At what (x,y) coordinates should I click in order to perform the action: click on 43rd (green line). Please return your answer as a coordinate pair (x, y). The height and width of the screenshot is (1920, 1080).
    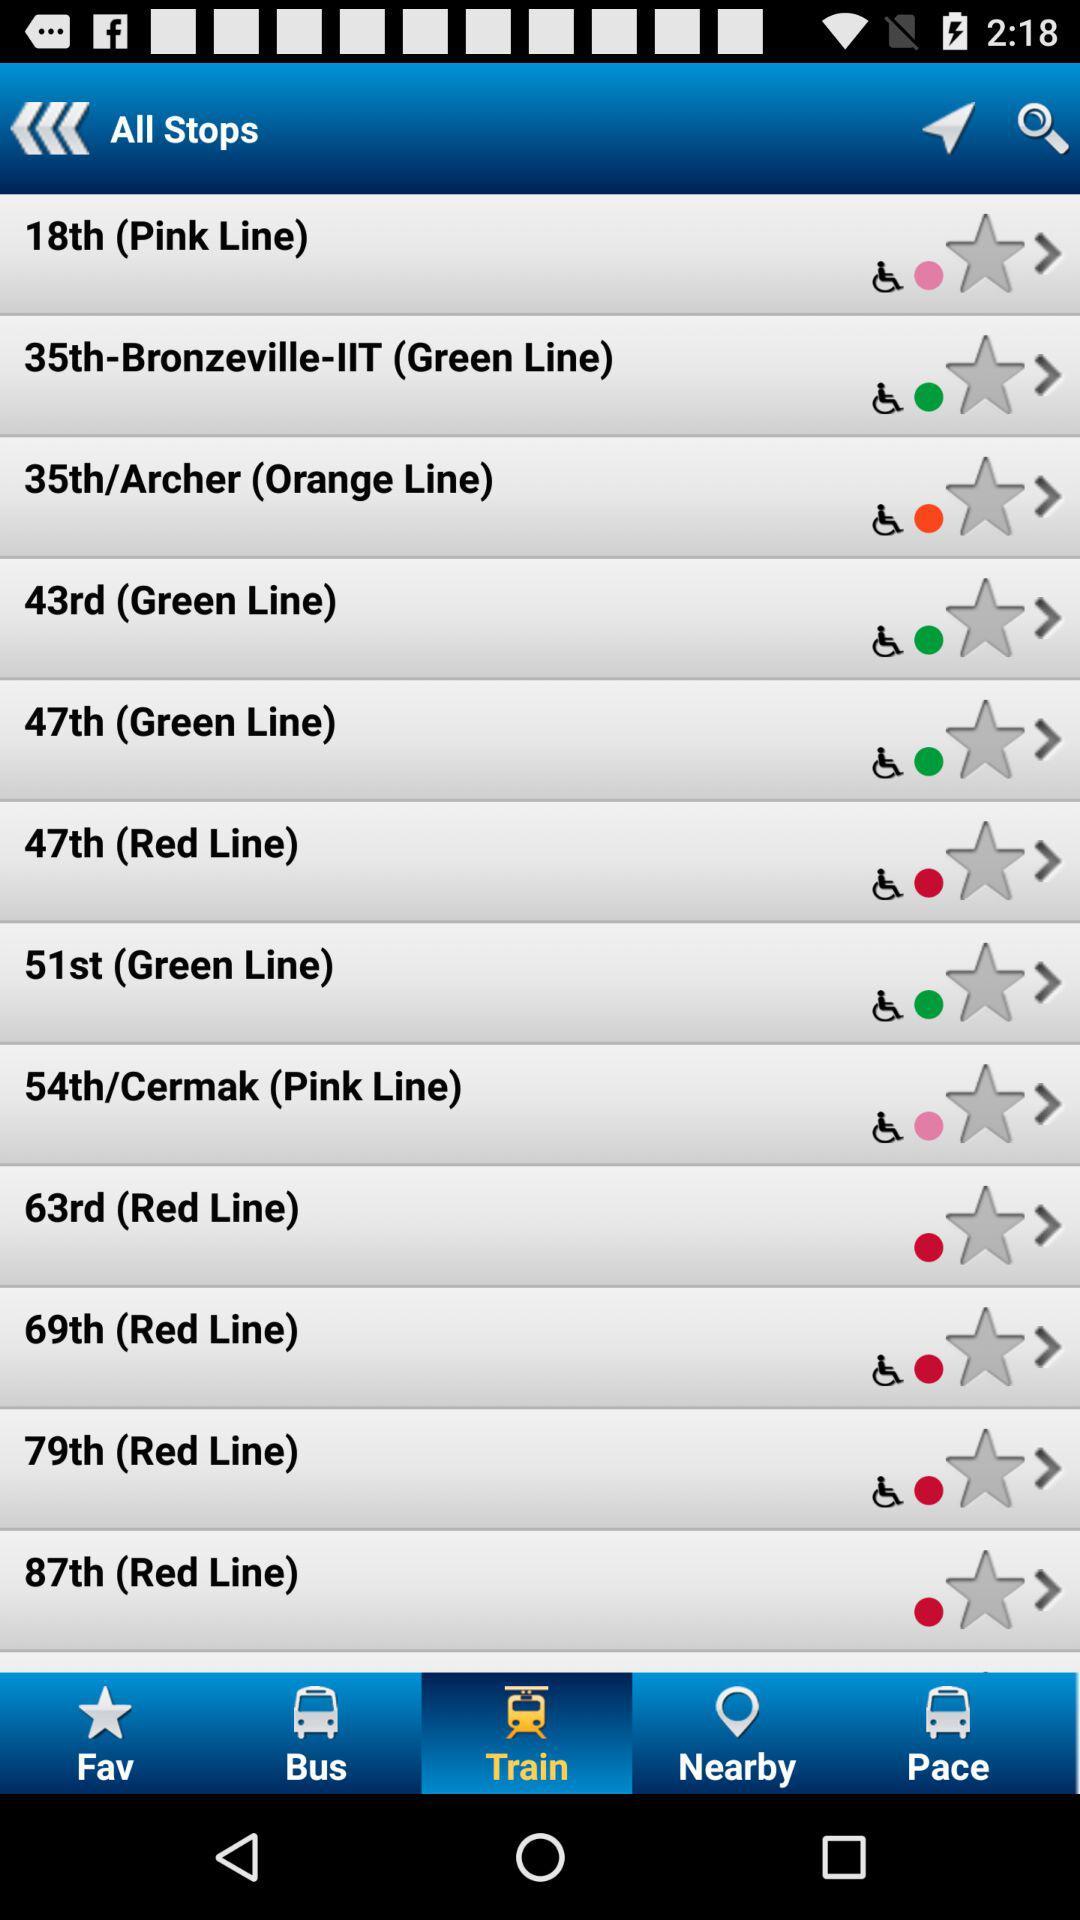
    Looking at the image, I should click on (180, 597).